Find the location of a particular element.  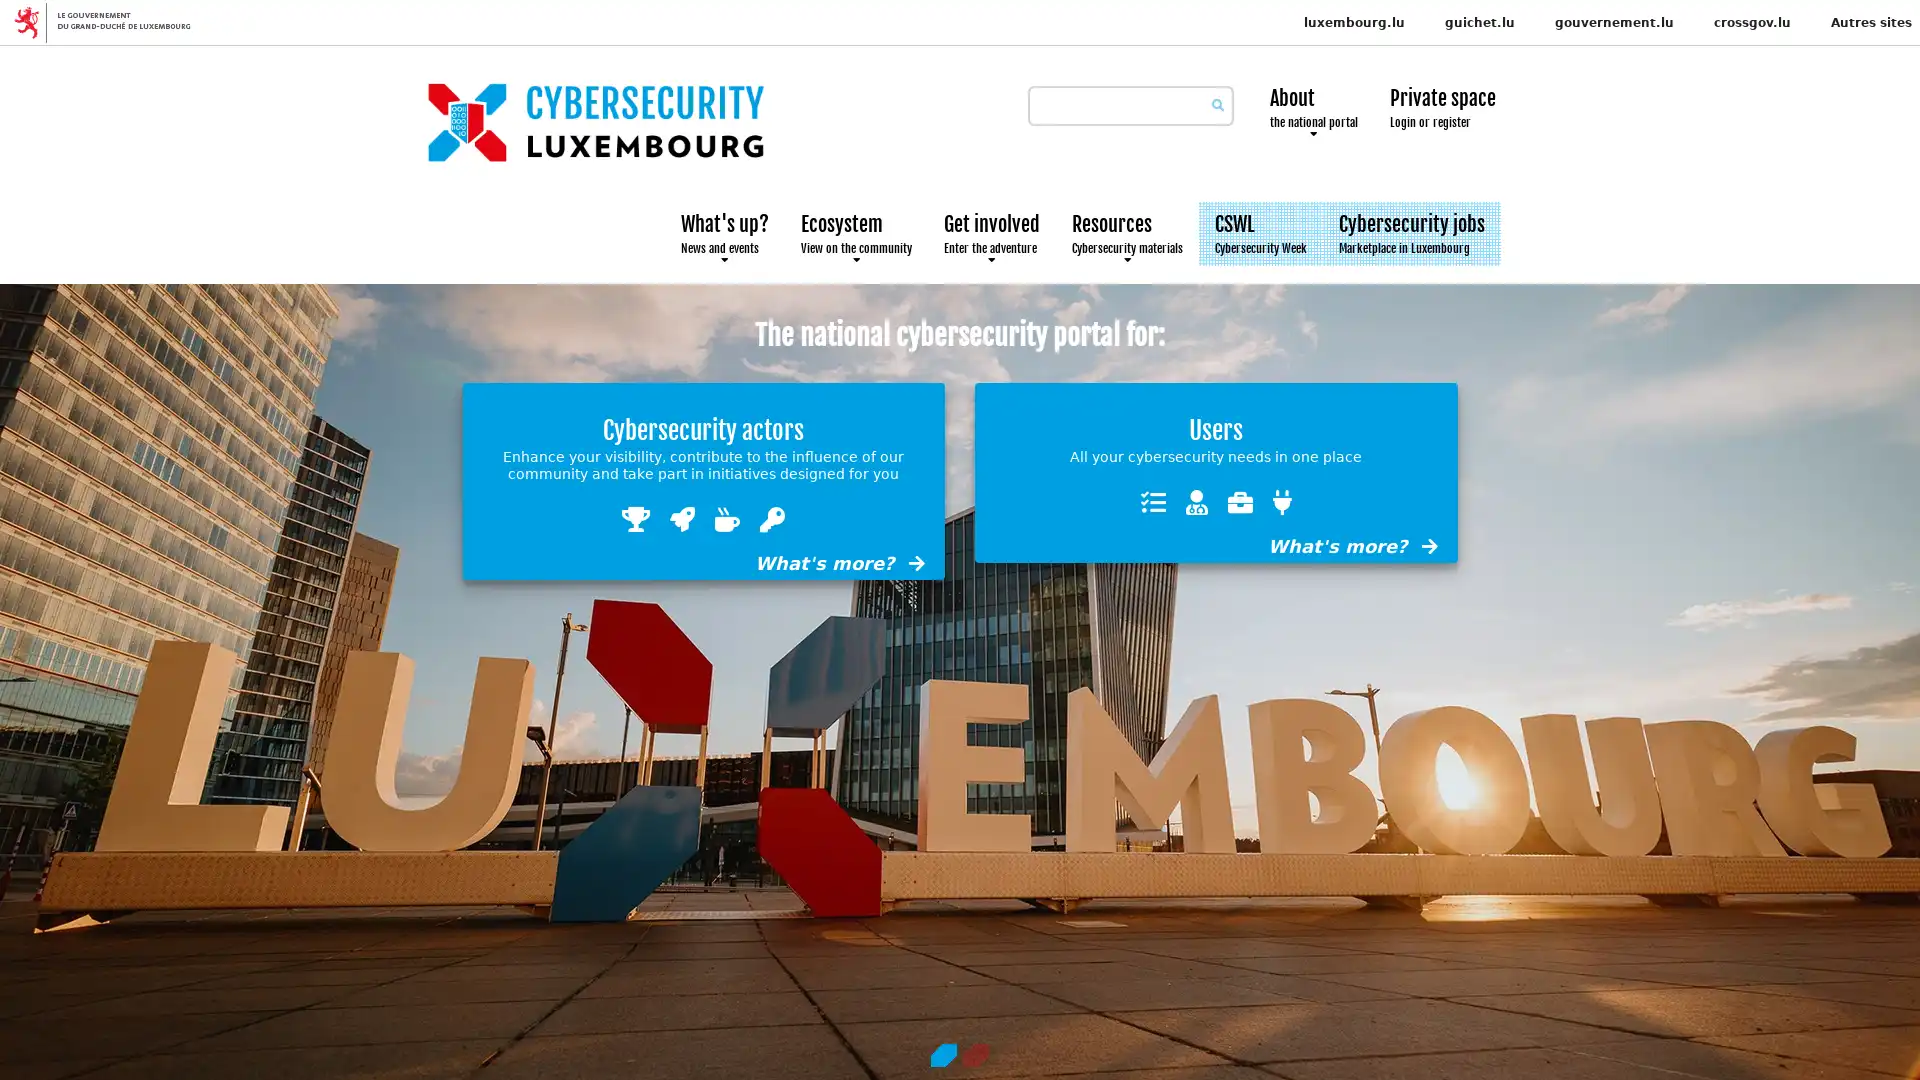

CSWL Cybersecurity Week is located at coordinates (1260, 233).